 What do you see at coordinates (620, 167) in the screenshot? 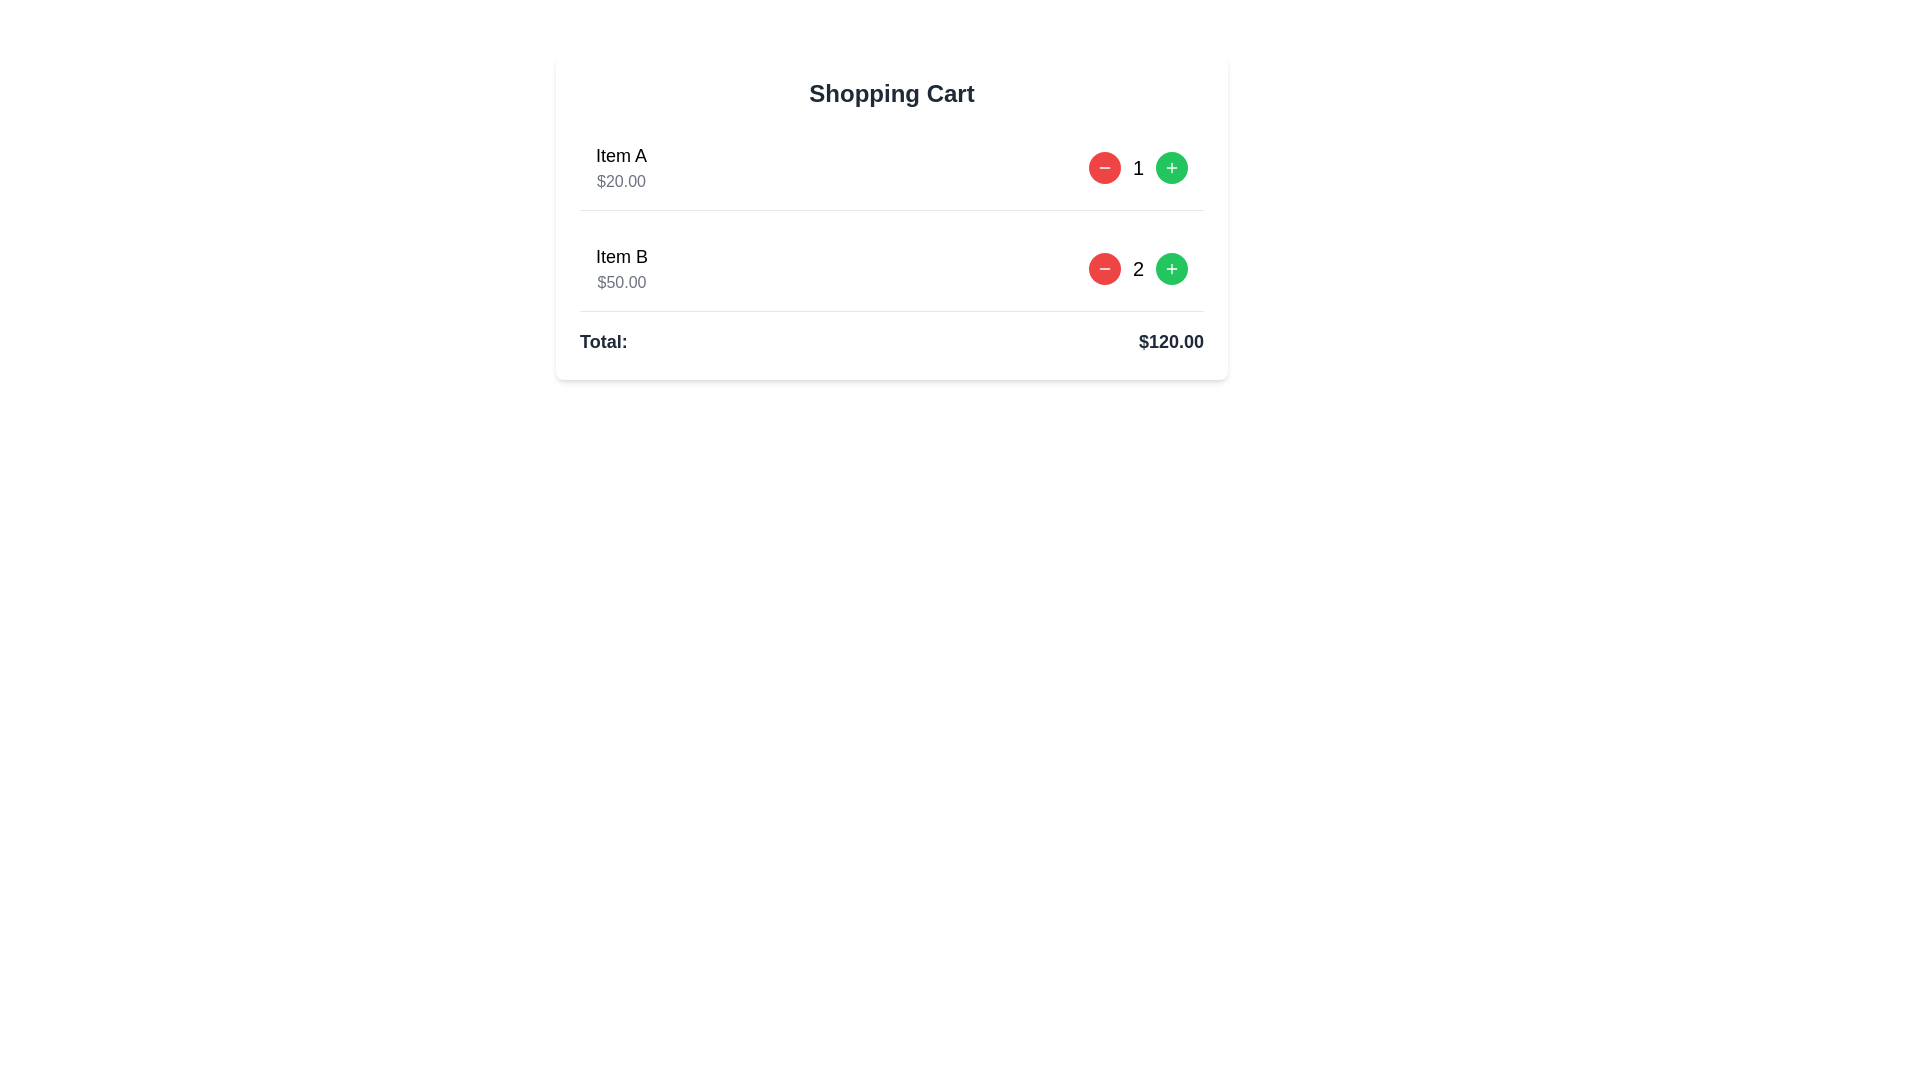
I see `text from the display label showing the item's name and price in the shopping cart, located in the upper-left section of the first item in the shopping list` at bounding box center [620, 167].